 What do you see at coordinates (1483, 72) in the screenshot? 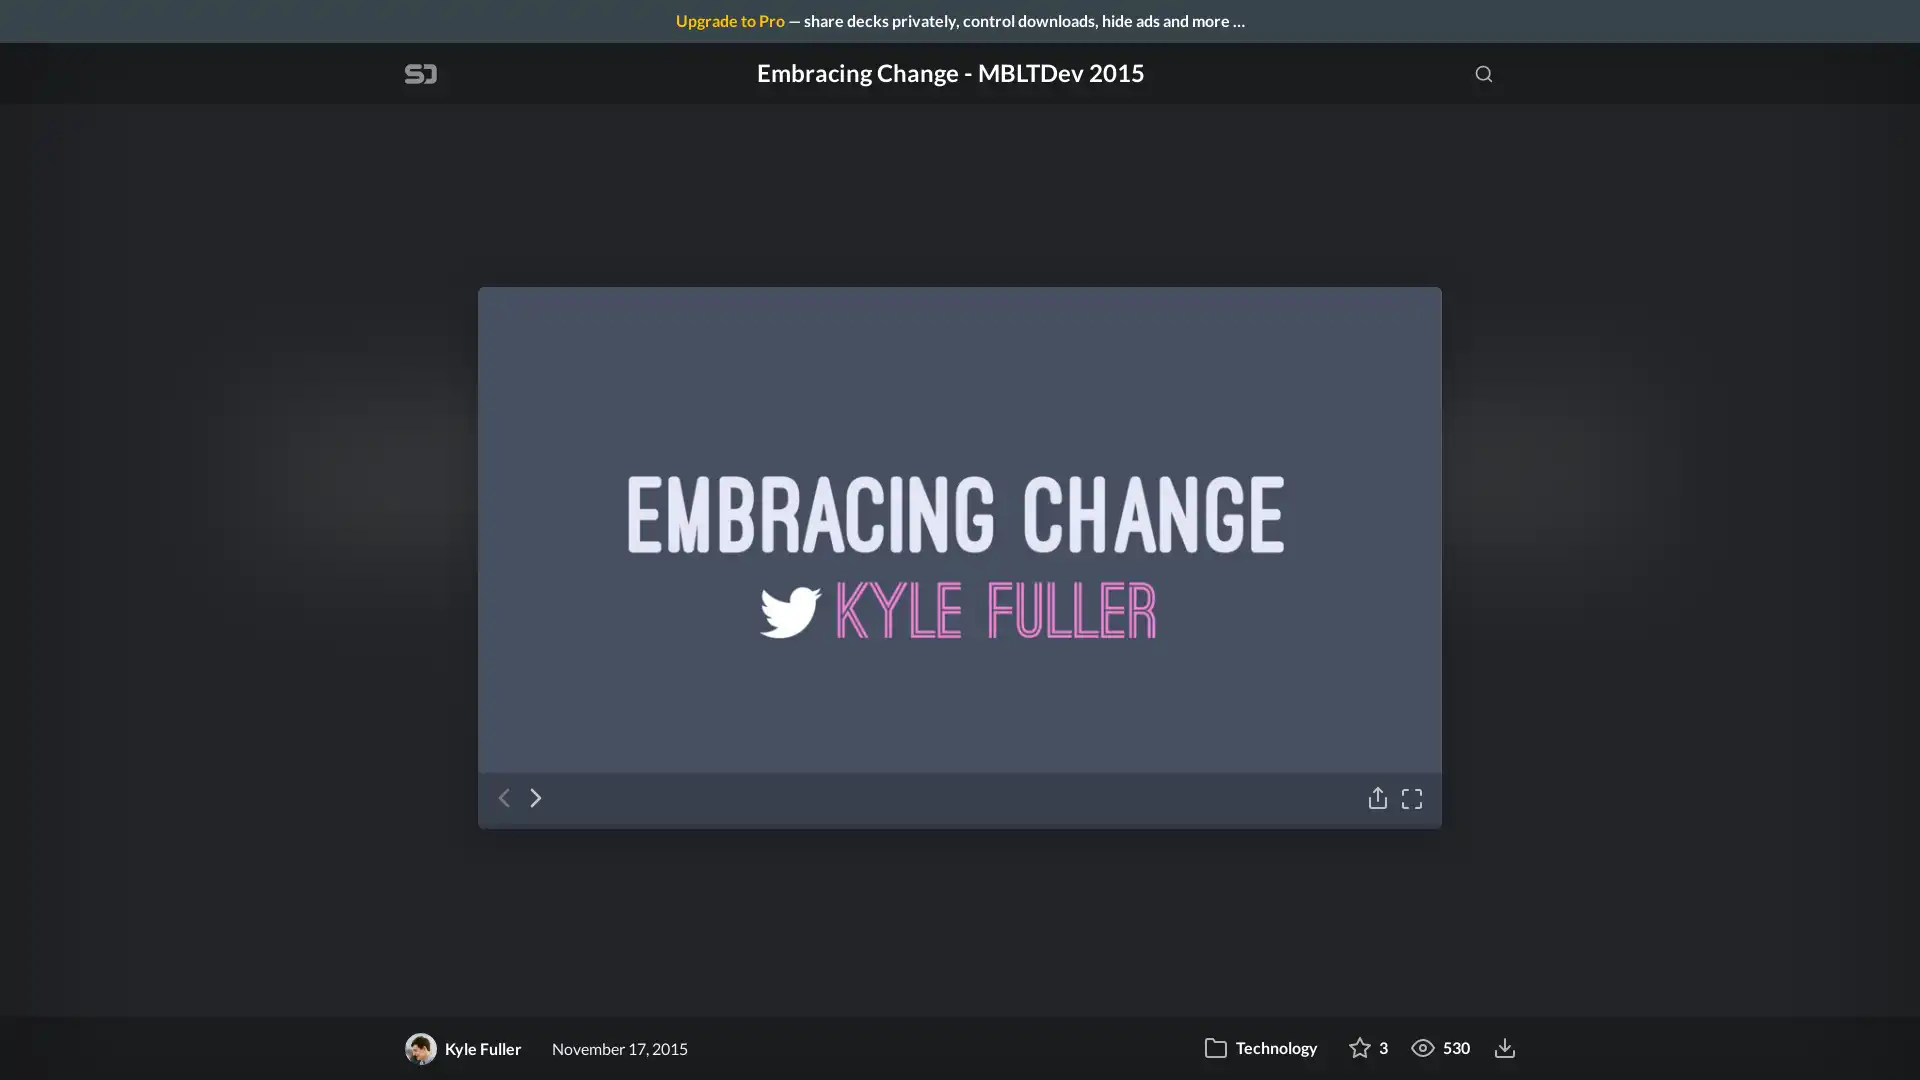
I see `Toggle Search` at bounding box center [1483, 72].